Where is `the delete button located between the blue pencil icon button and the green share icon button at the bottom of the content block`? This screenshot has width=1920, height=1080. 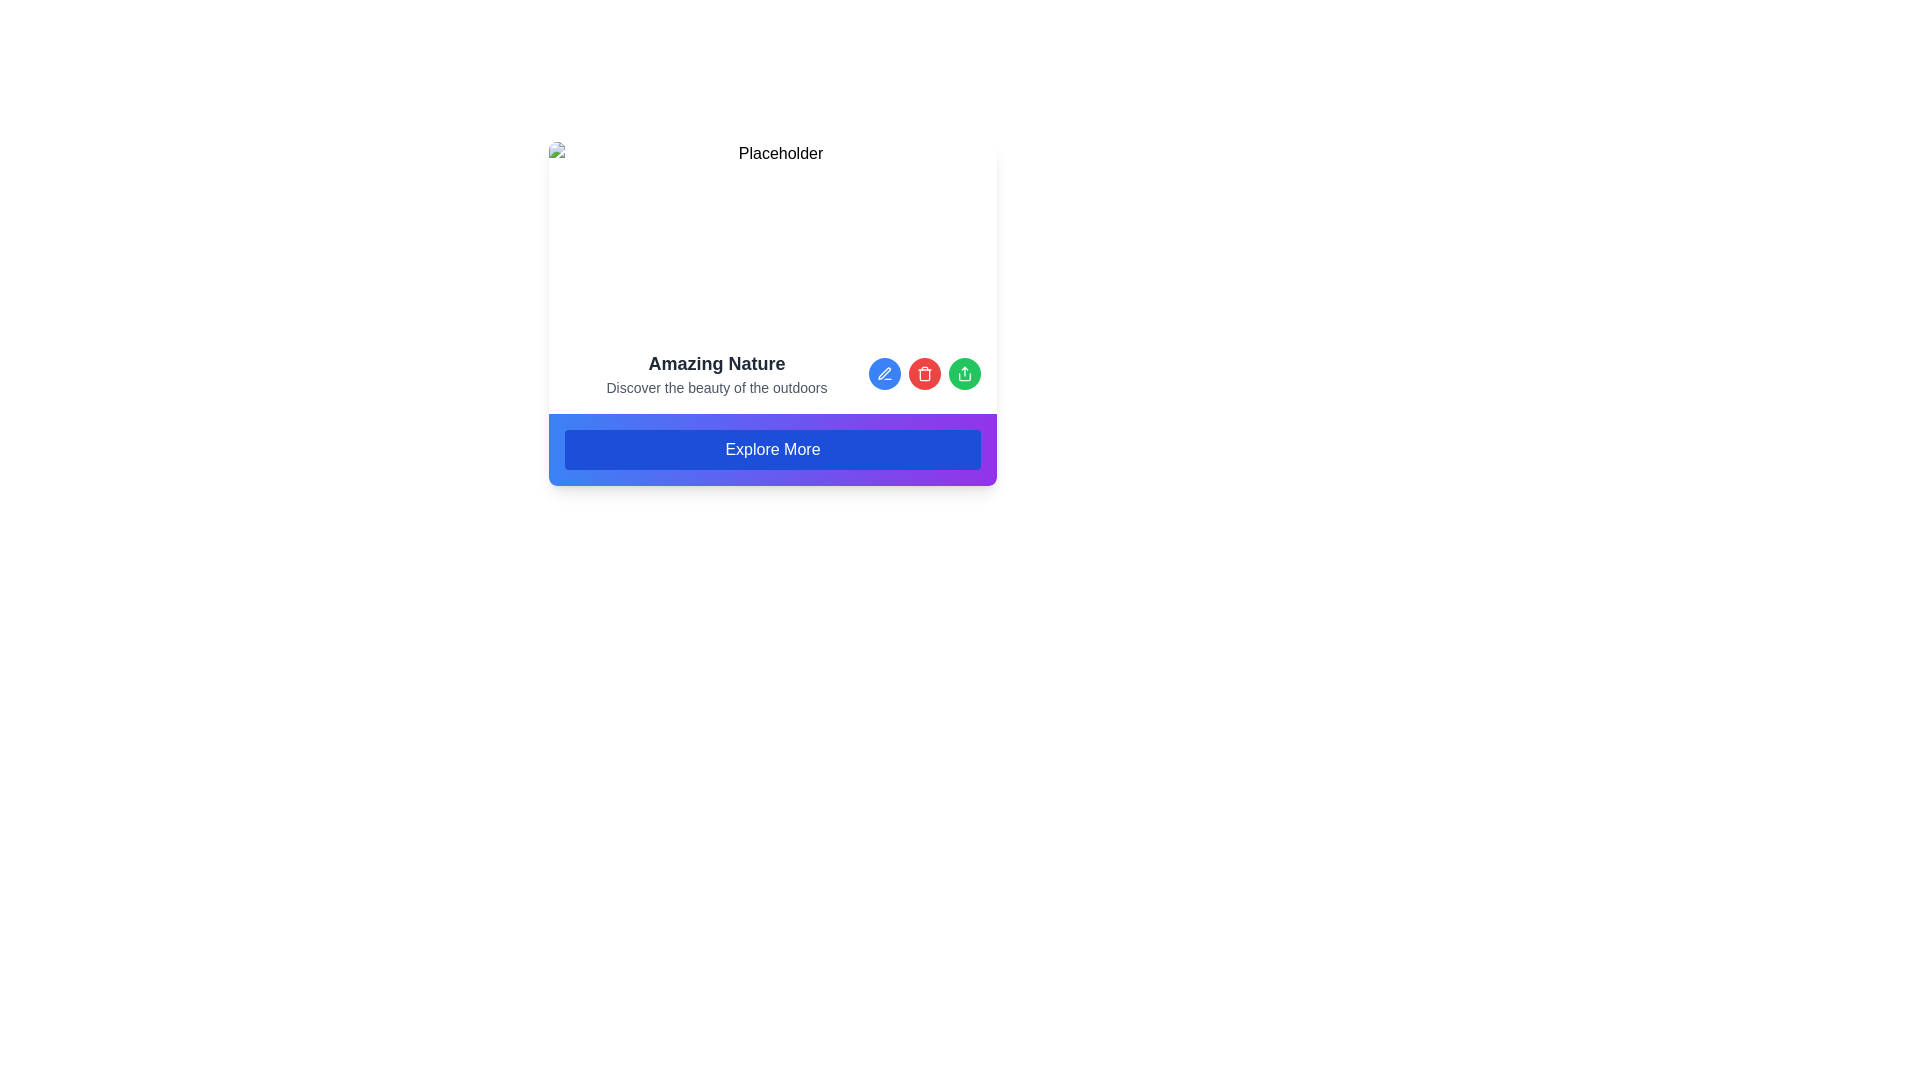 the delete button located between the blue pencil icon button and the green share icon button at the bottom of the content block is located at coordinates (924, 374).